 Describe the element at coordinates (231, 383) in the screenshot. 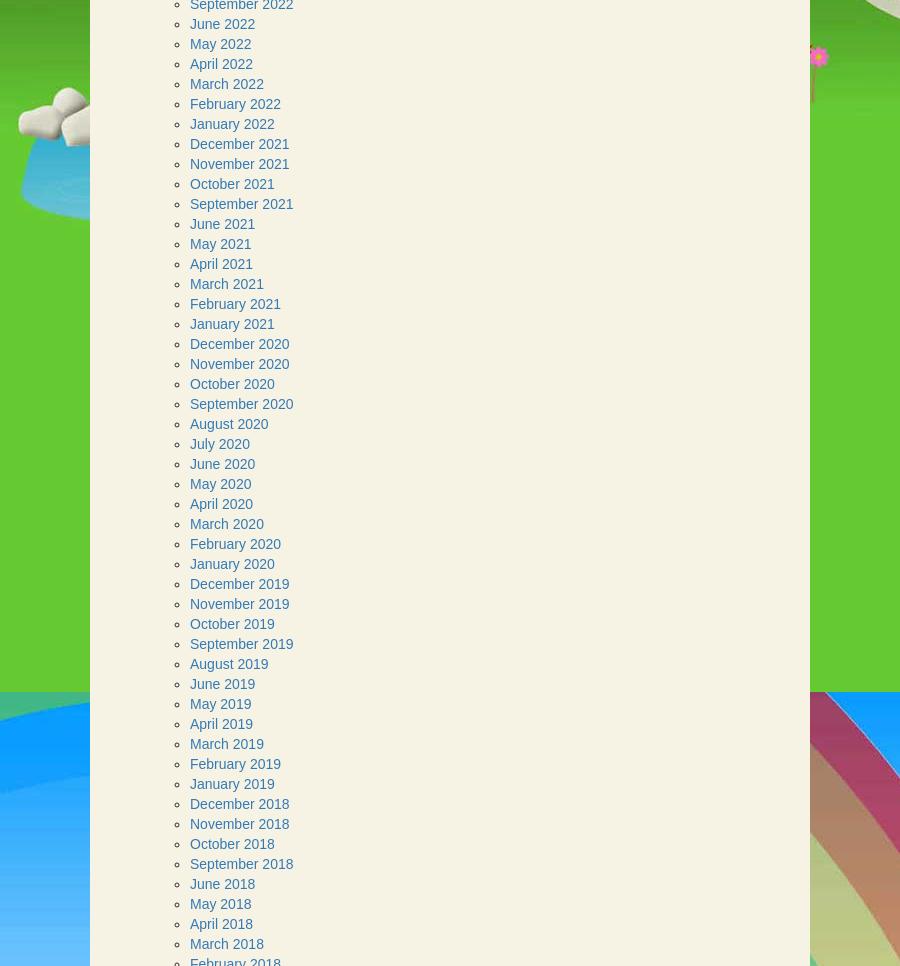

I see `'October 2020'` at that location.